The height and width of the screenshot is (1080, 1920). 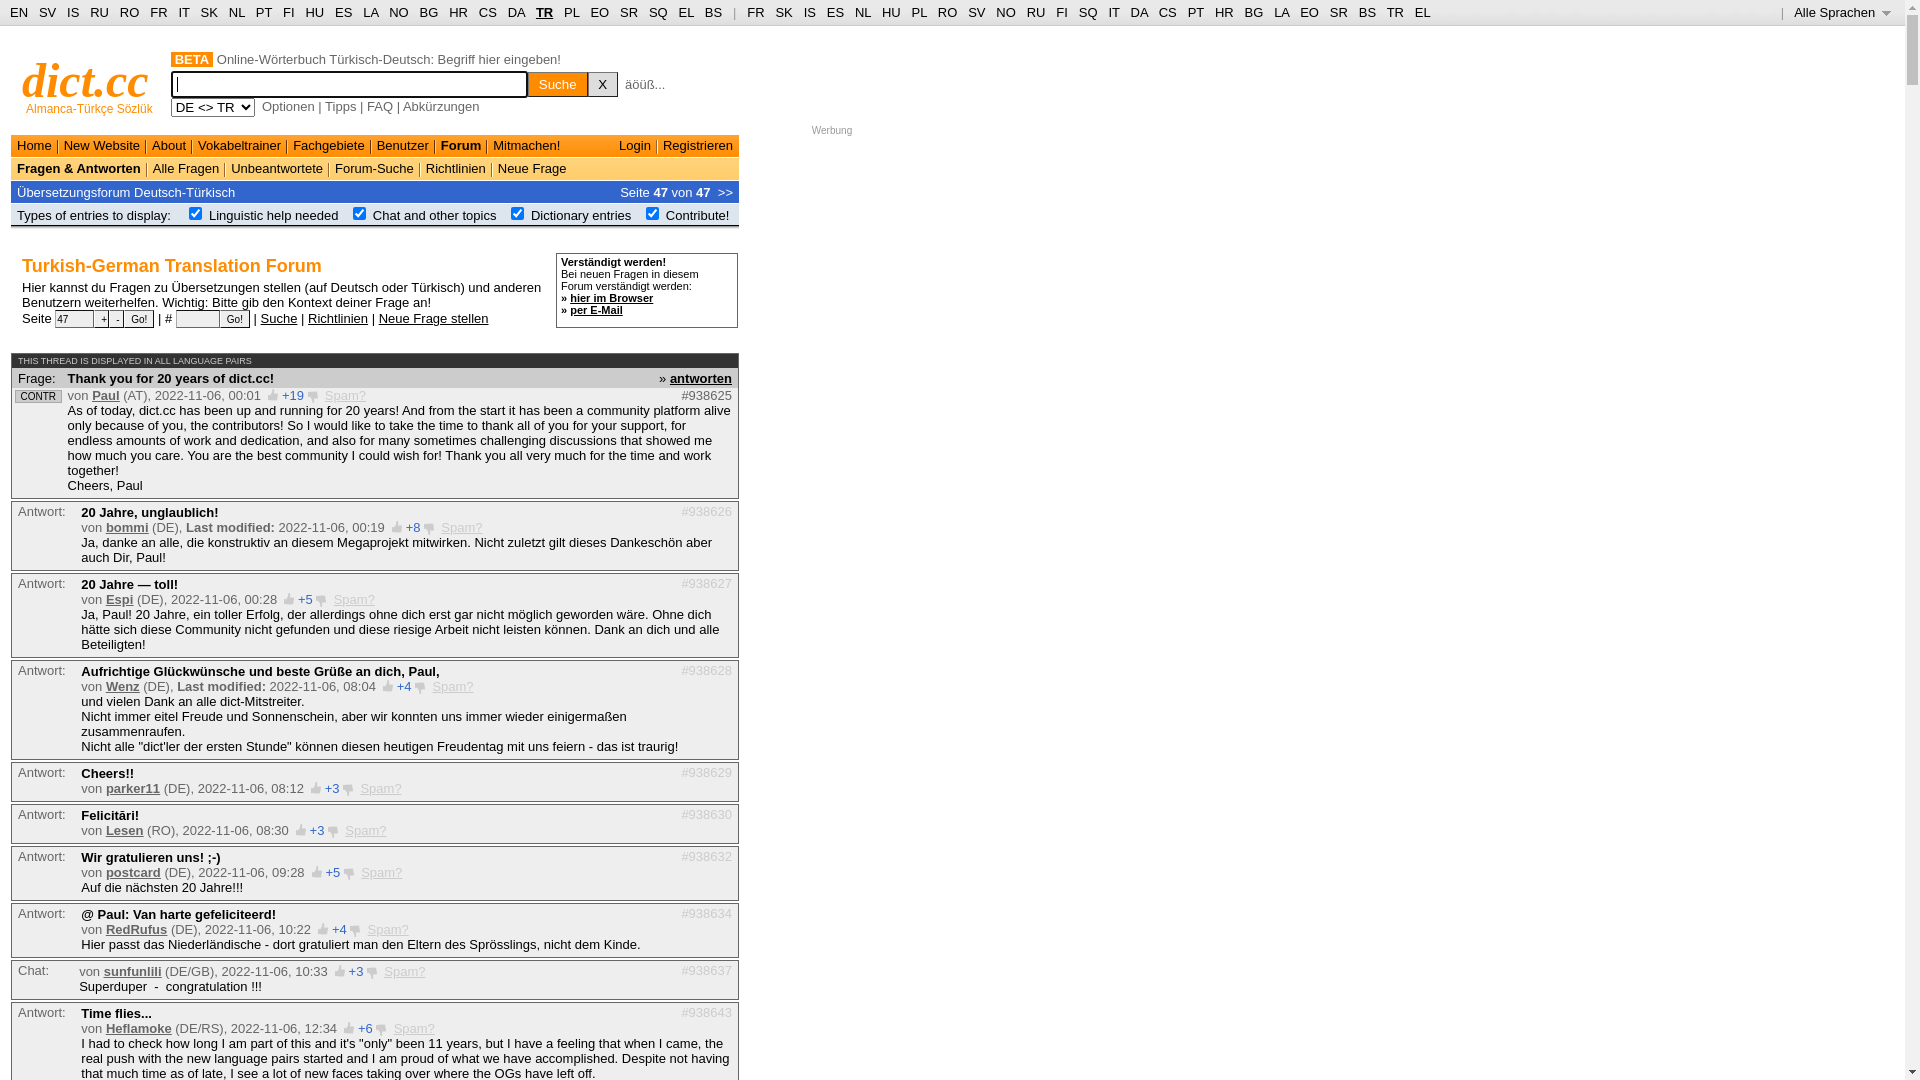 What do you see at coordinates (220, 318) in the screenshot?
I see `'Go!'` at bounding box center [220, 318].